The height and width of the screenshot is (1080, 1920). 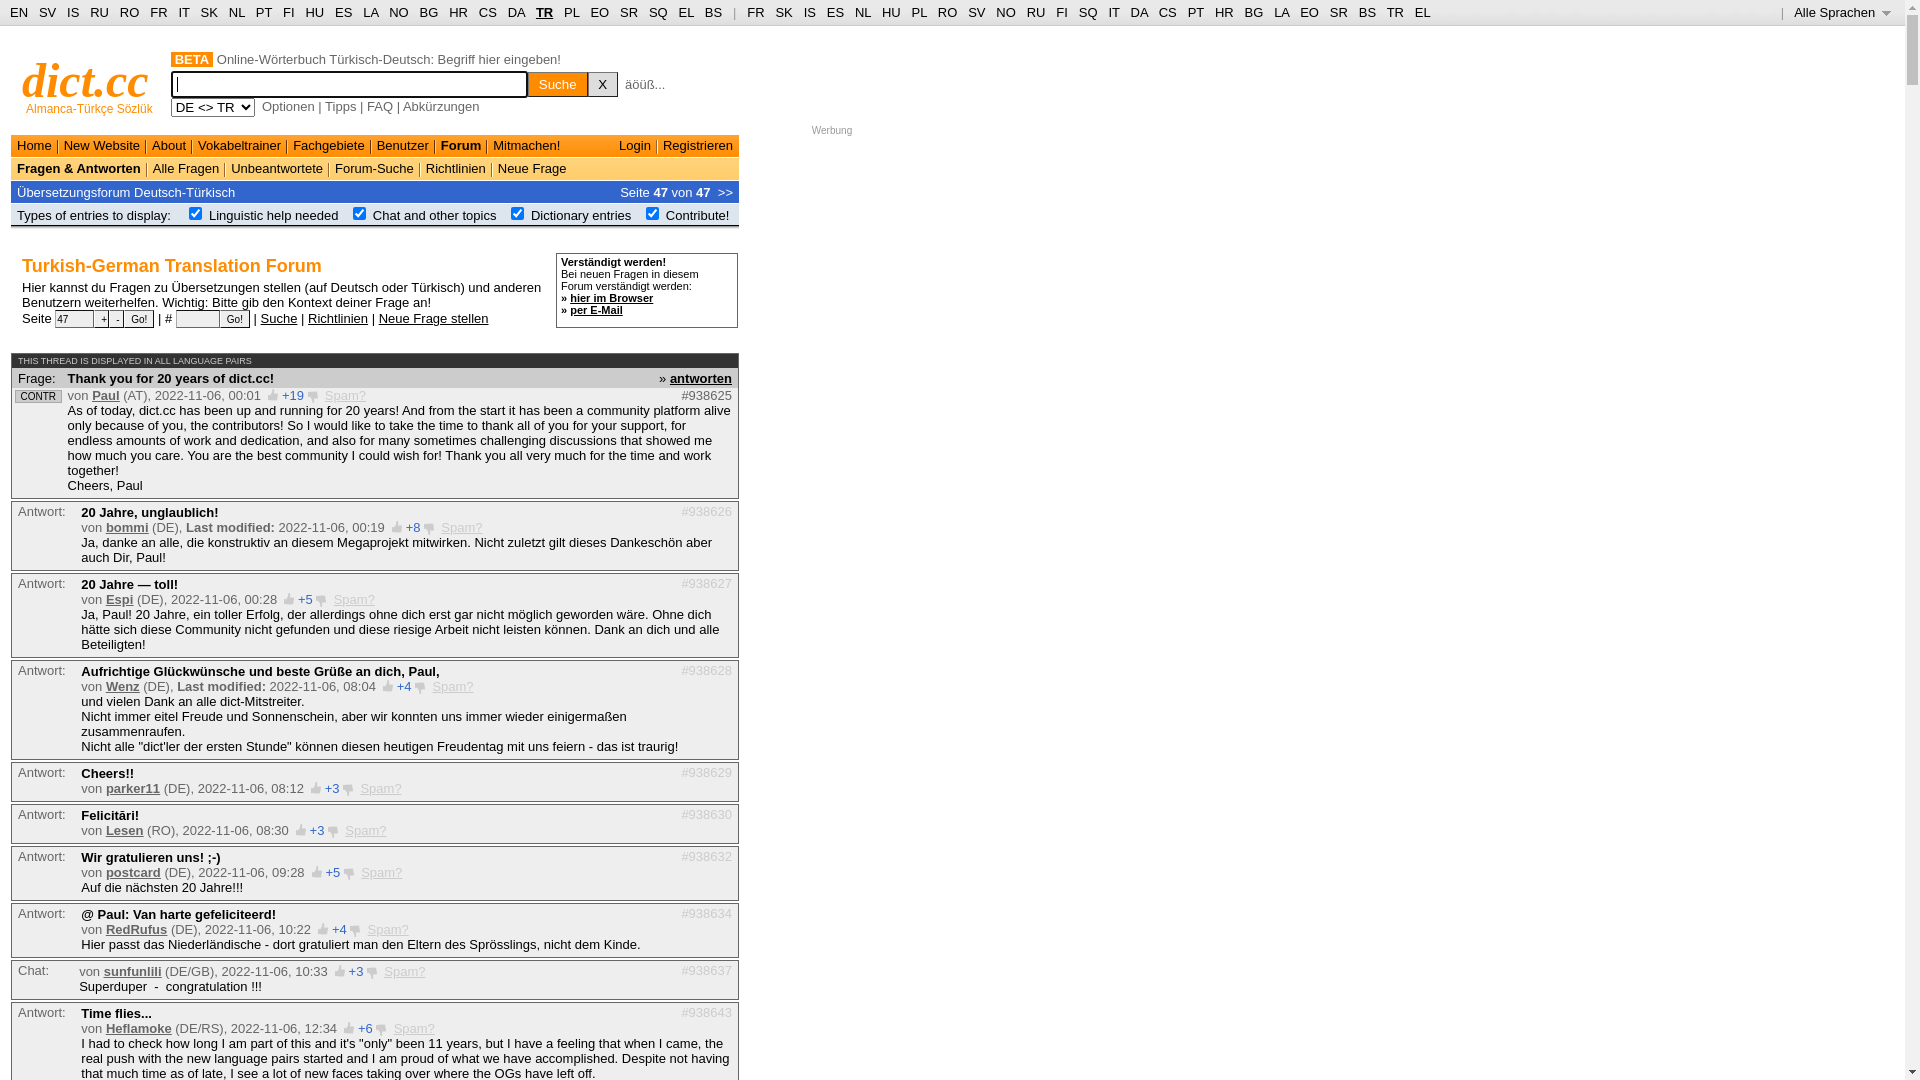 What do you see at coordinates (220, 318) in the screenshot?
I see `'Go!'` at bounding box center [220, 318].